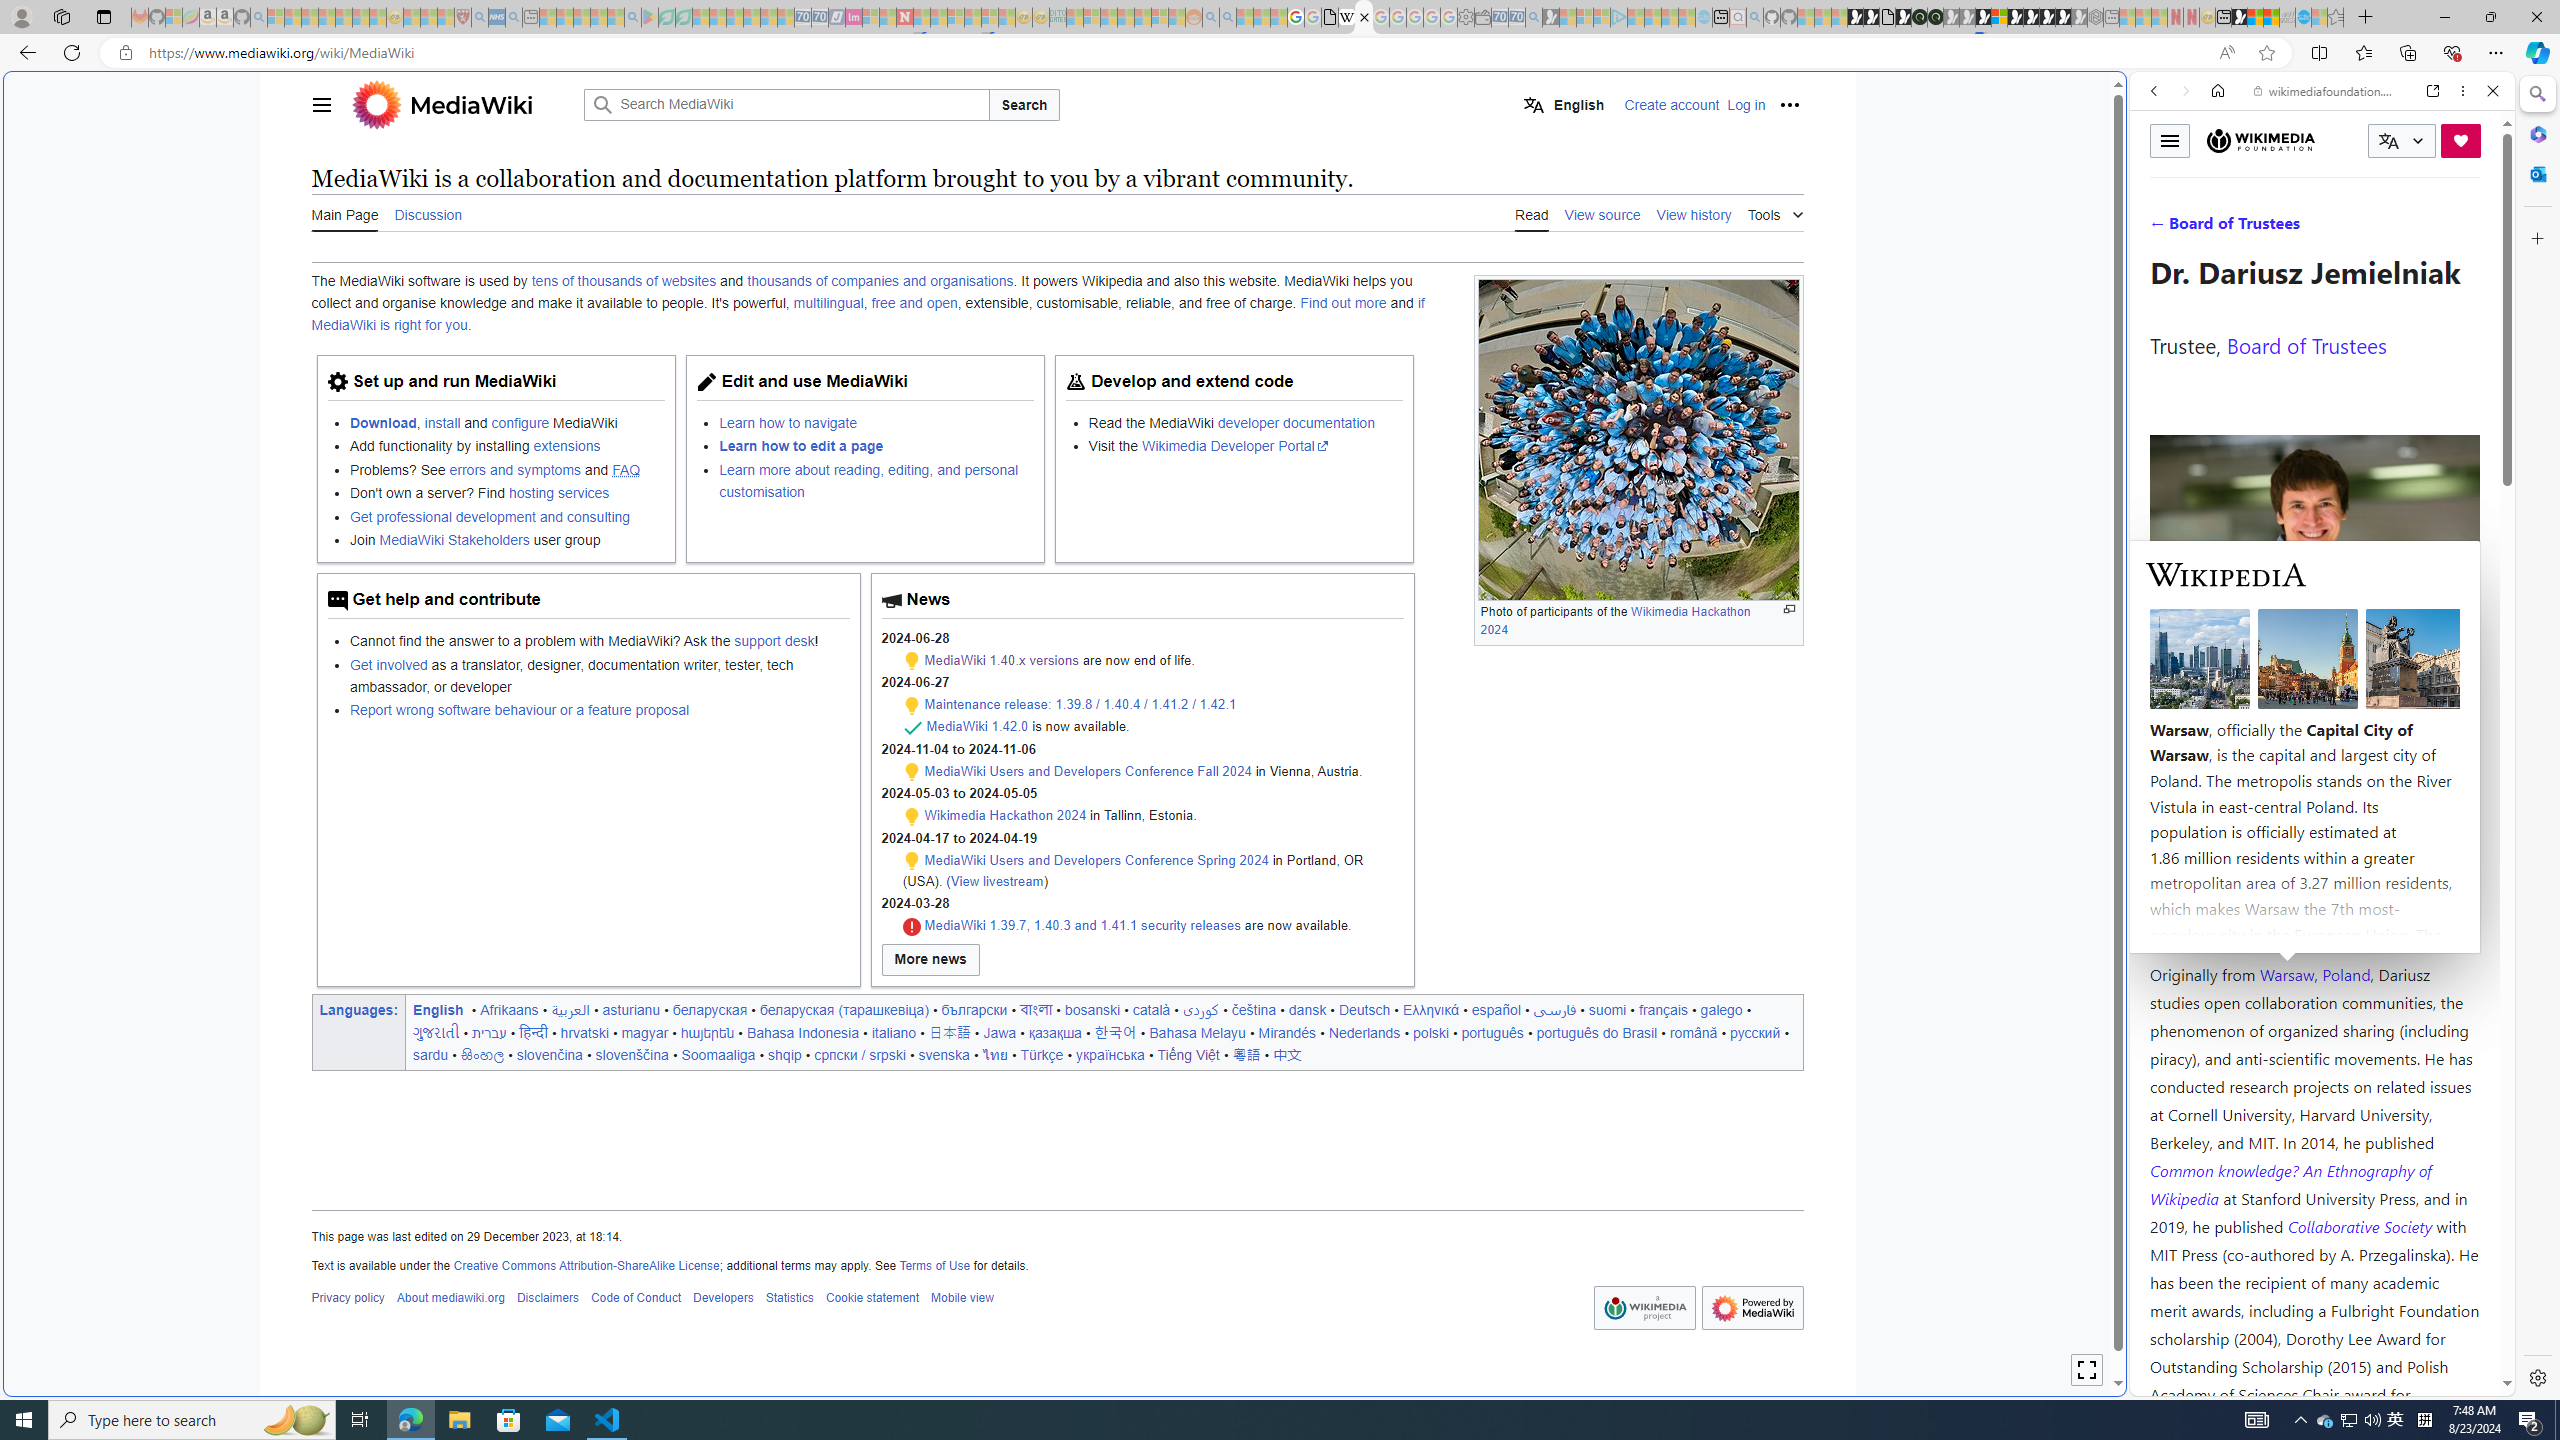 The height and width of the screenshot is (1440, 2560). Describe the element at coordinates (2314, 669) in the screenshot. I see `'Wiktionary'` at that location.